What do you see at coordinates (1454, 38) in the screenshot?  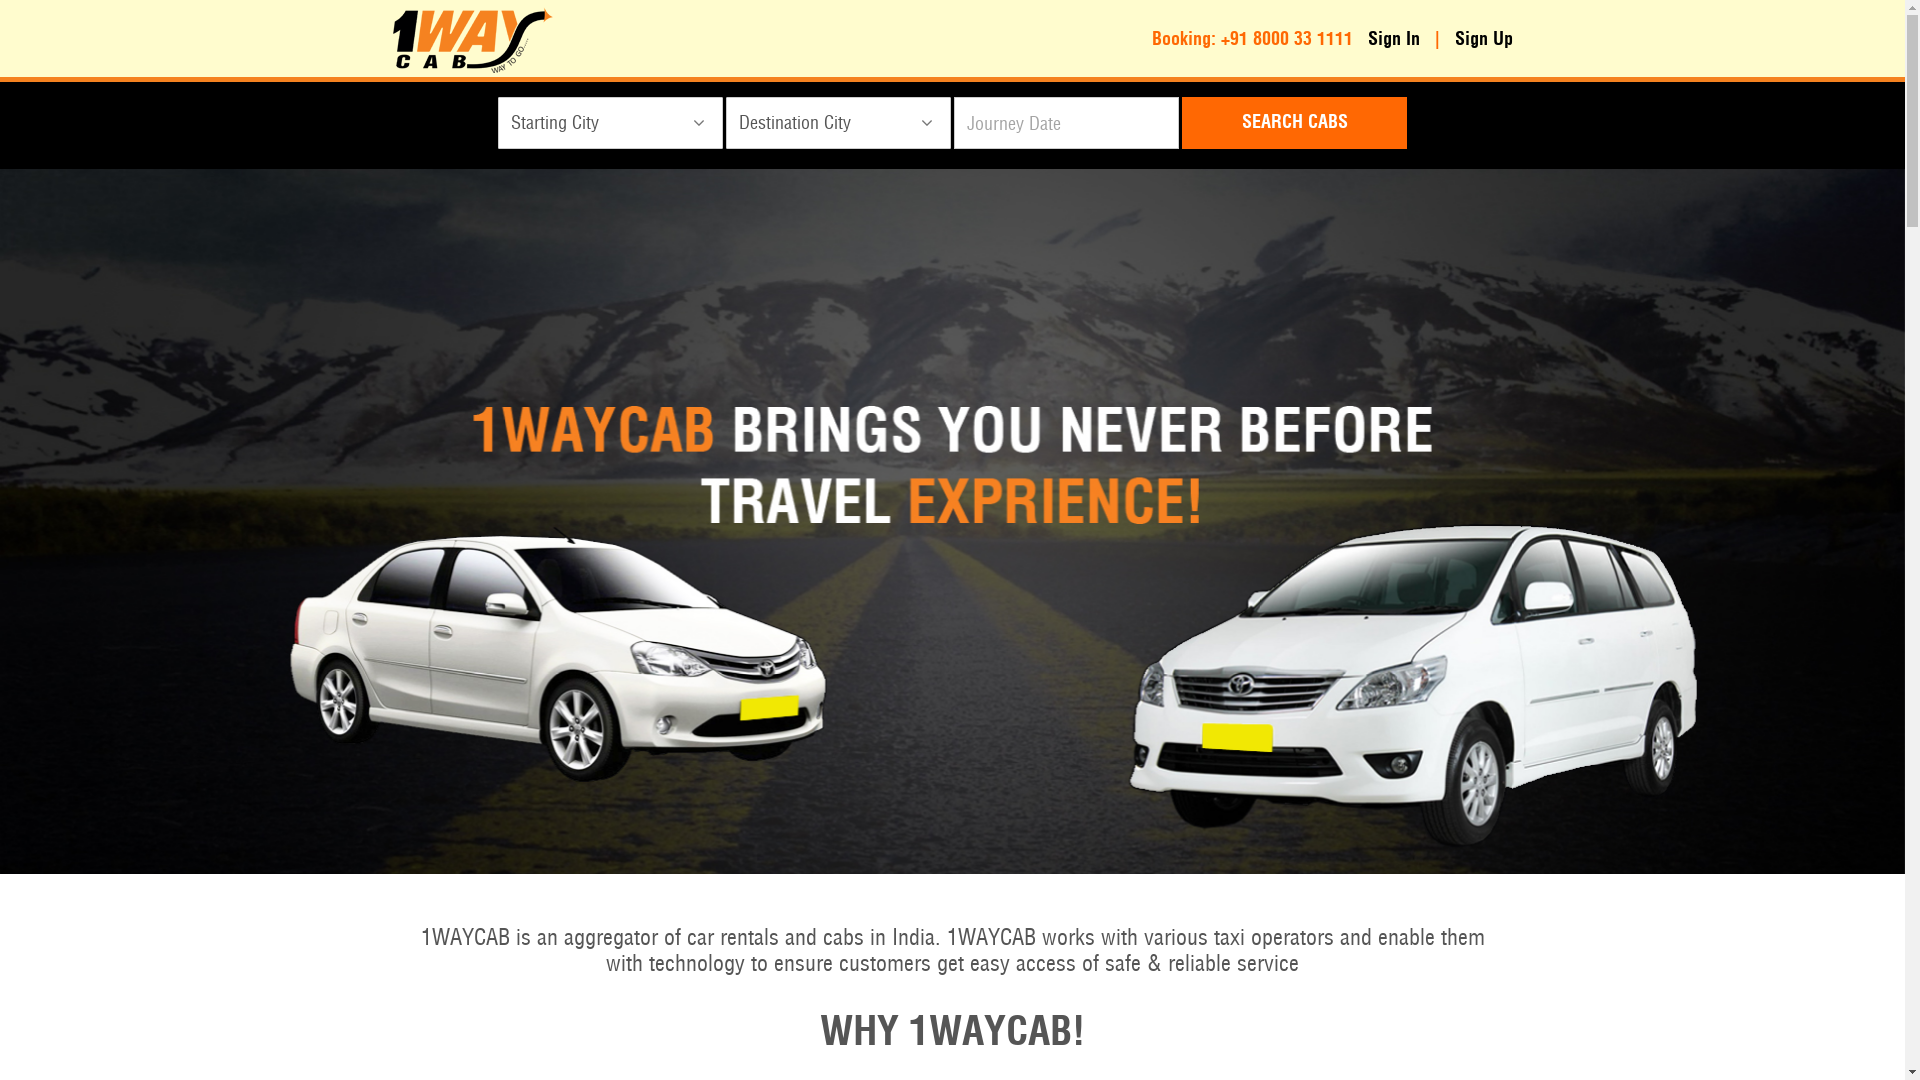 I see `'Sign Up'` at bounding box center [1454, 38].